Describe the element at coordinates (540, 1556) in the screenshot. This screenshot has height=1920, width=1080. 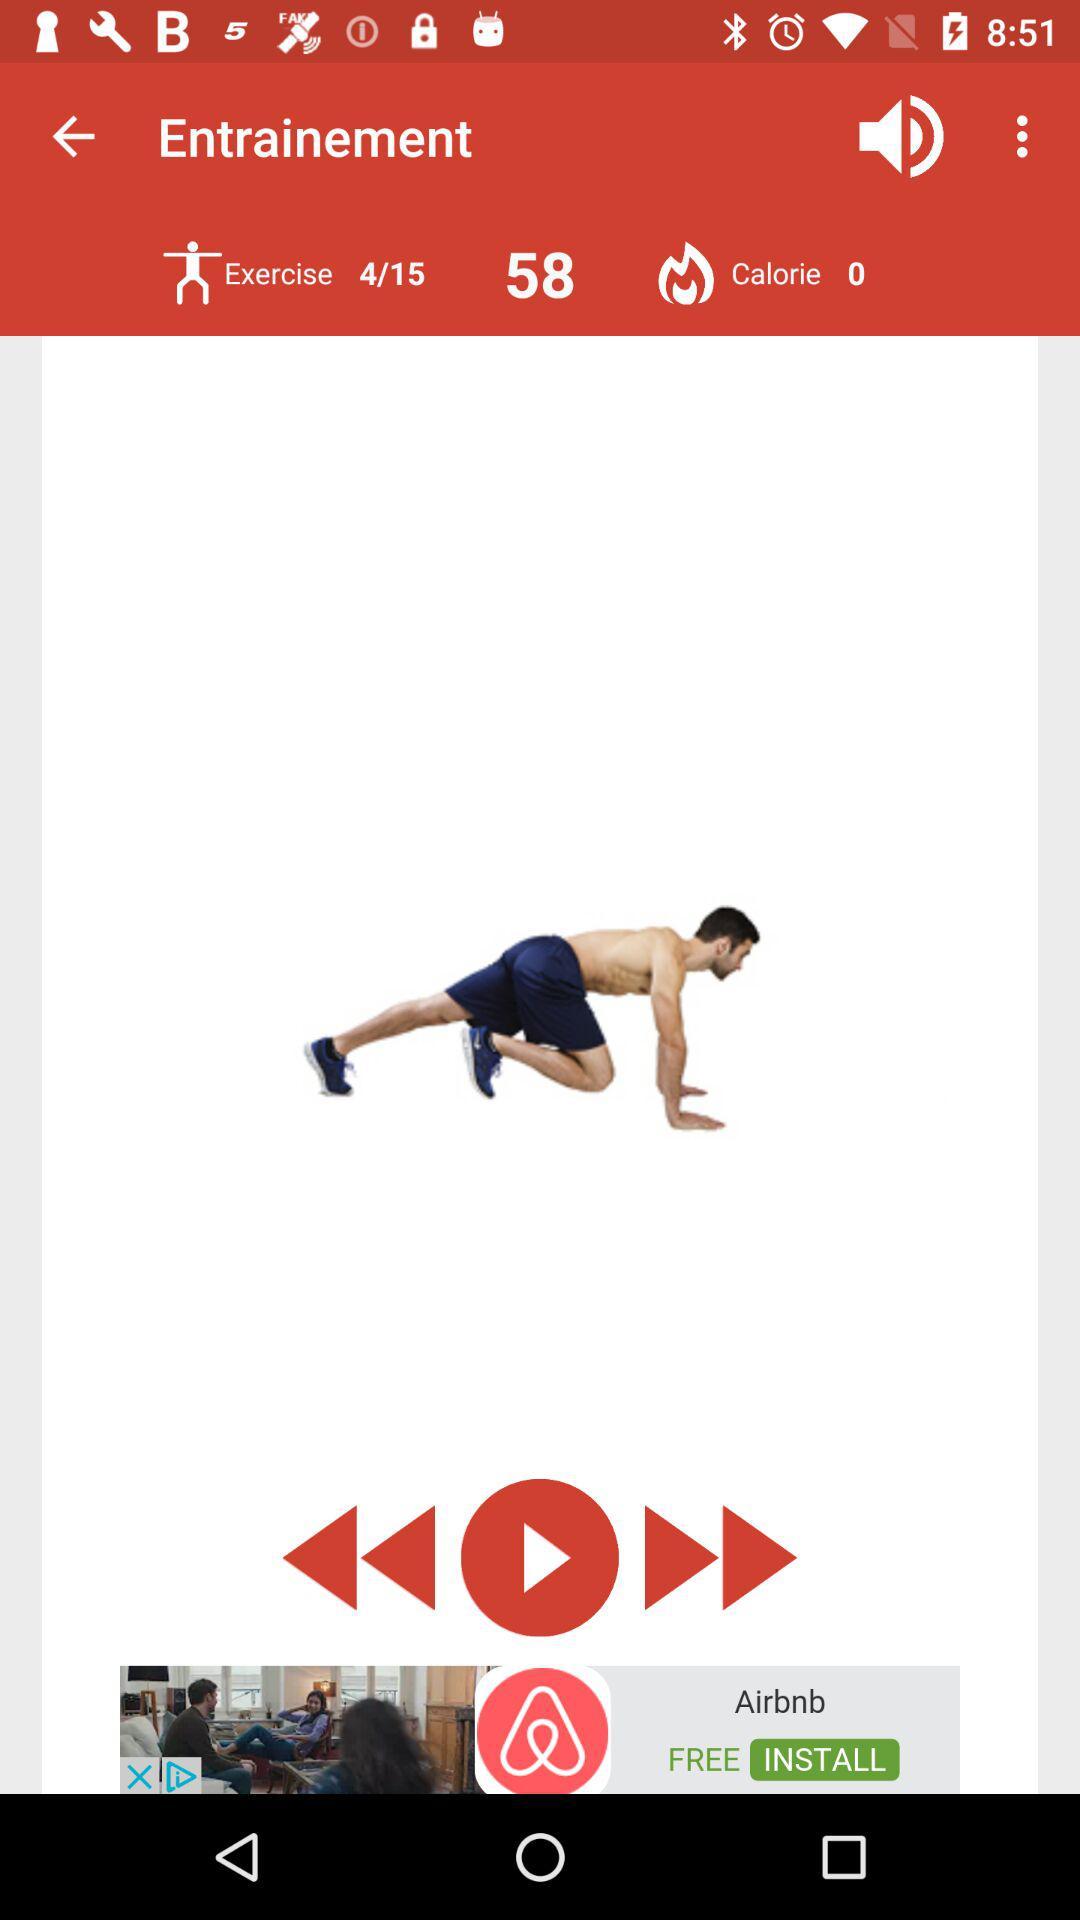
I see `the play icon` at that location.